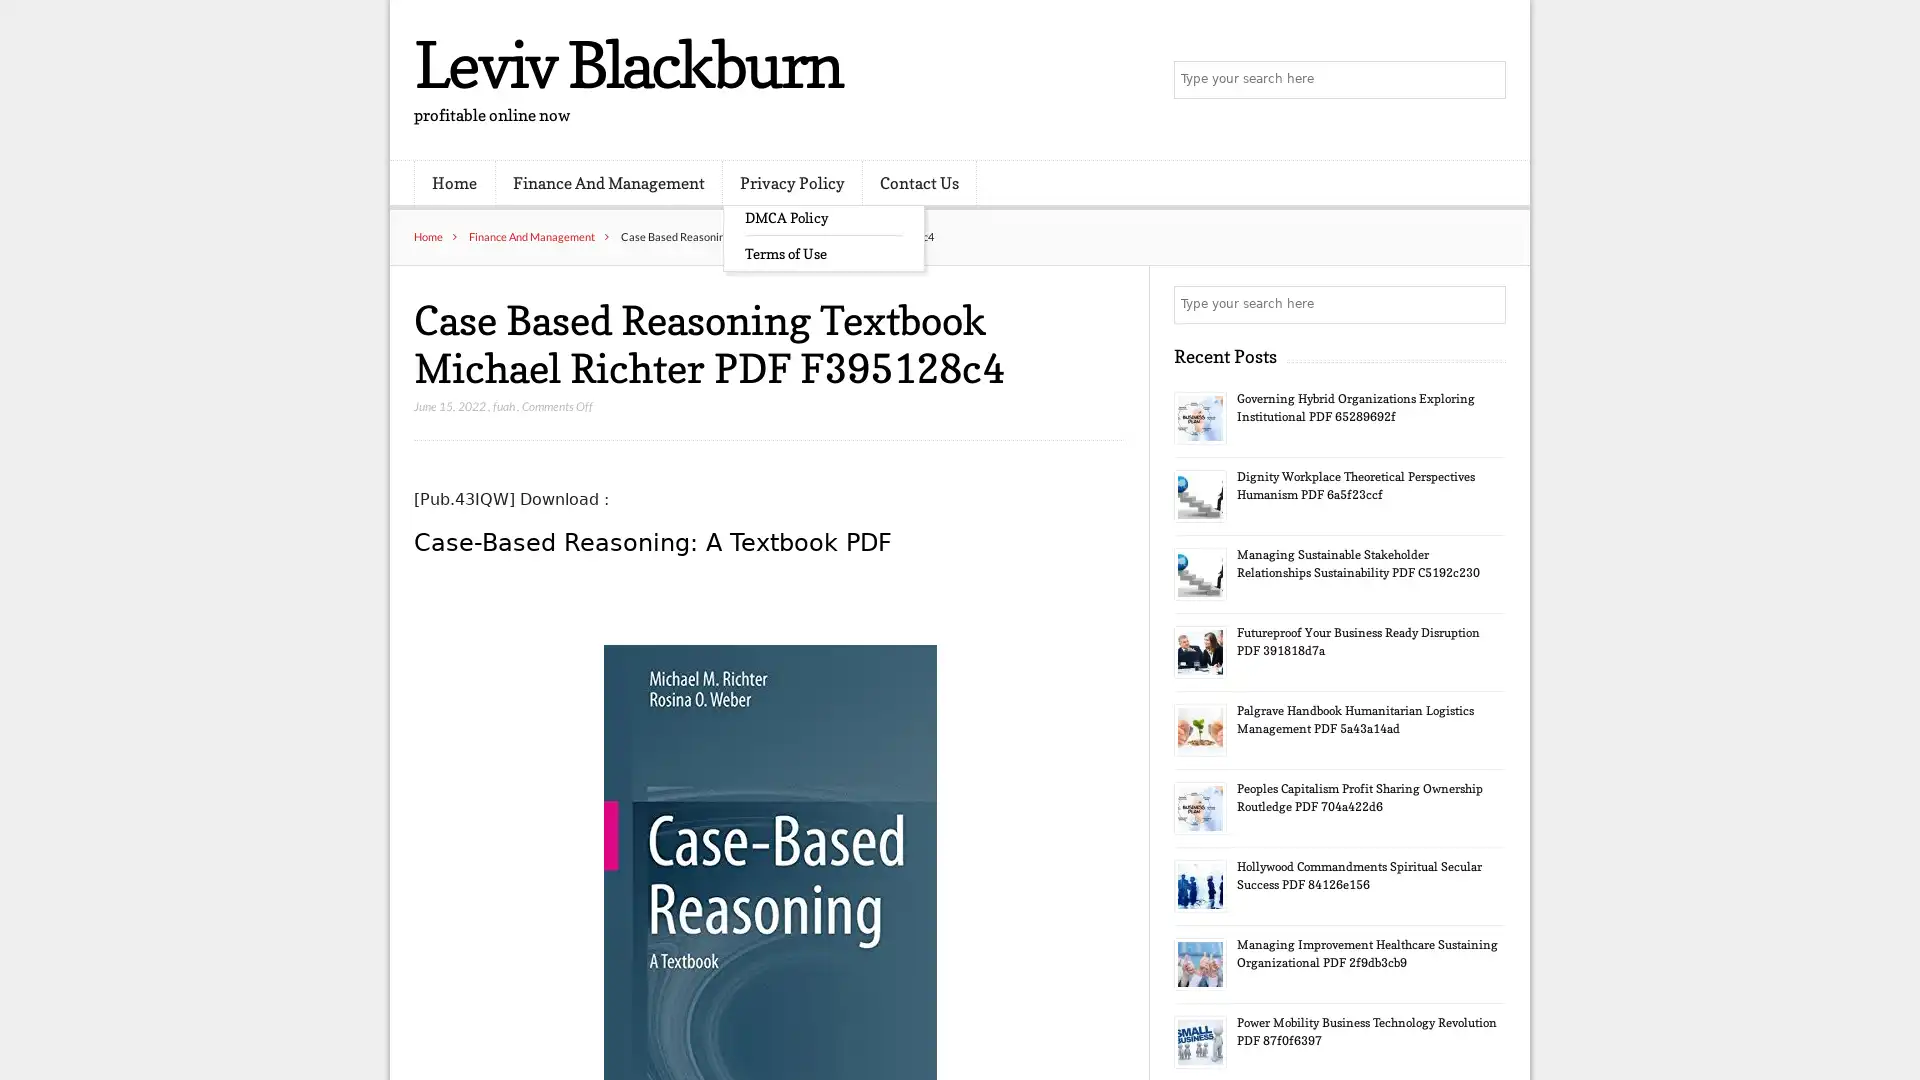  I want to click on Search, so click(1485, 80).